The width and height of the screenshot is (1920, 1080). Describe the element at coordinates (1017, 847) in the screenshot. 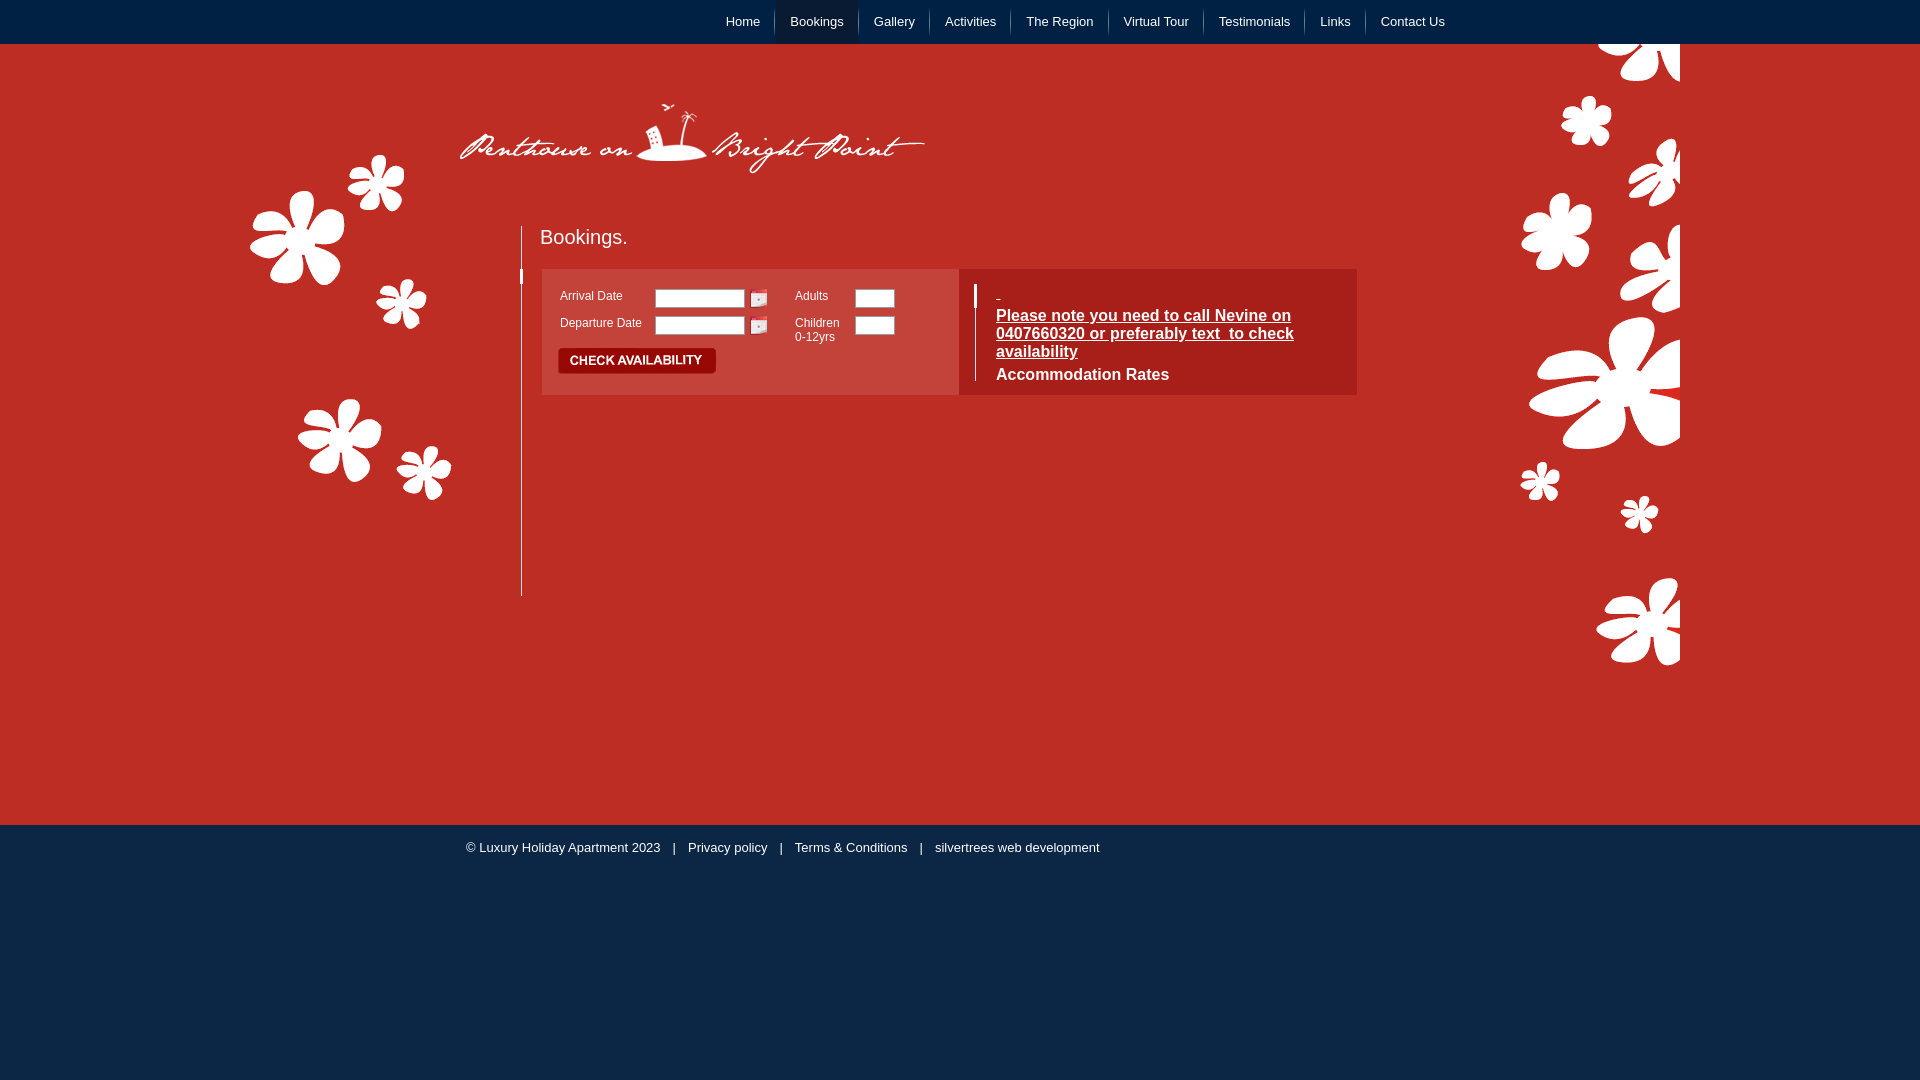

I see `'silvertrees web development'` at that location.